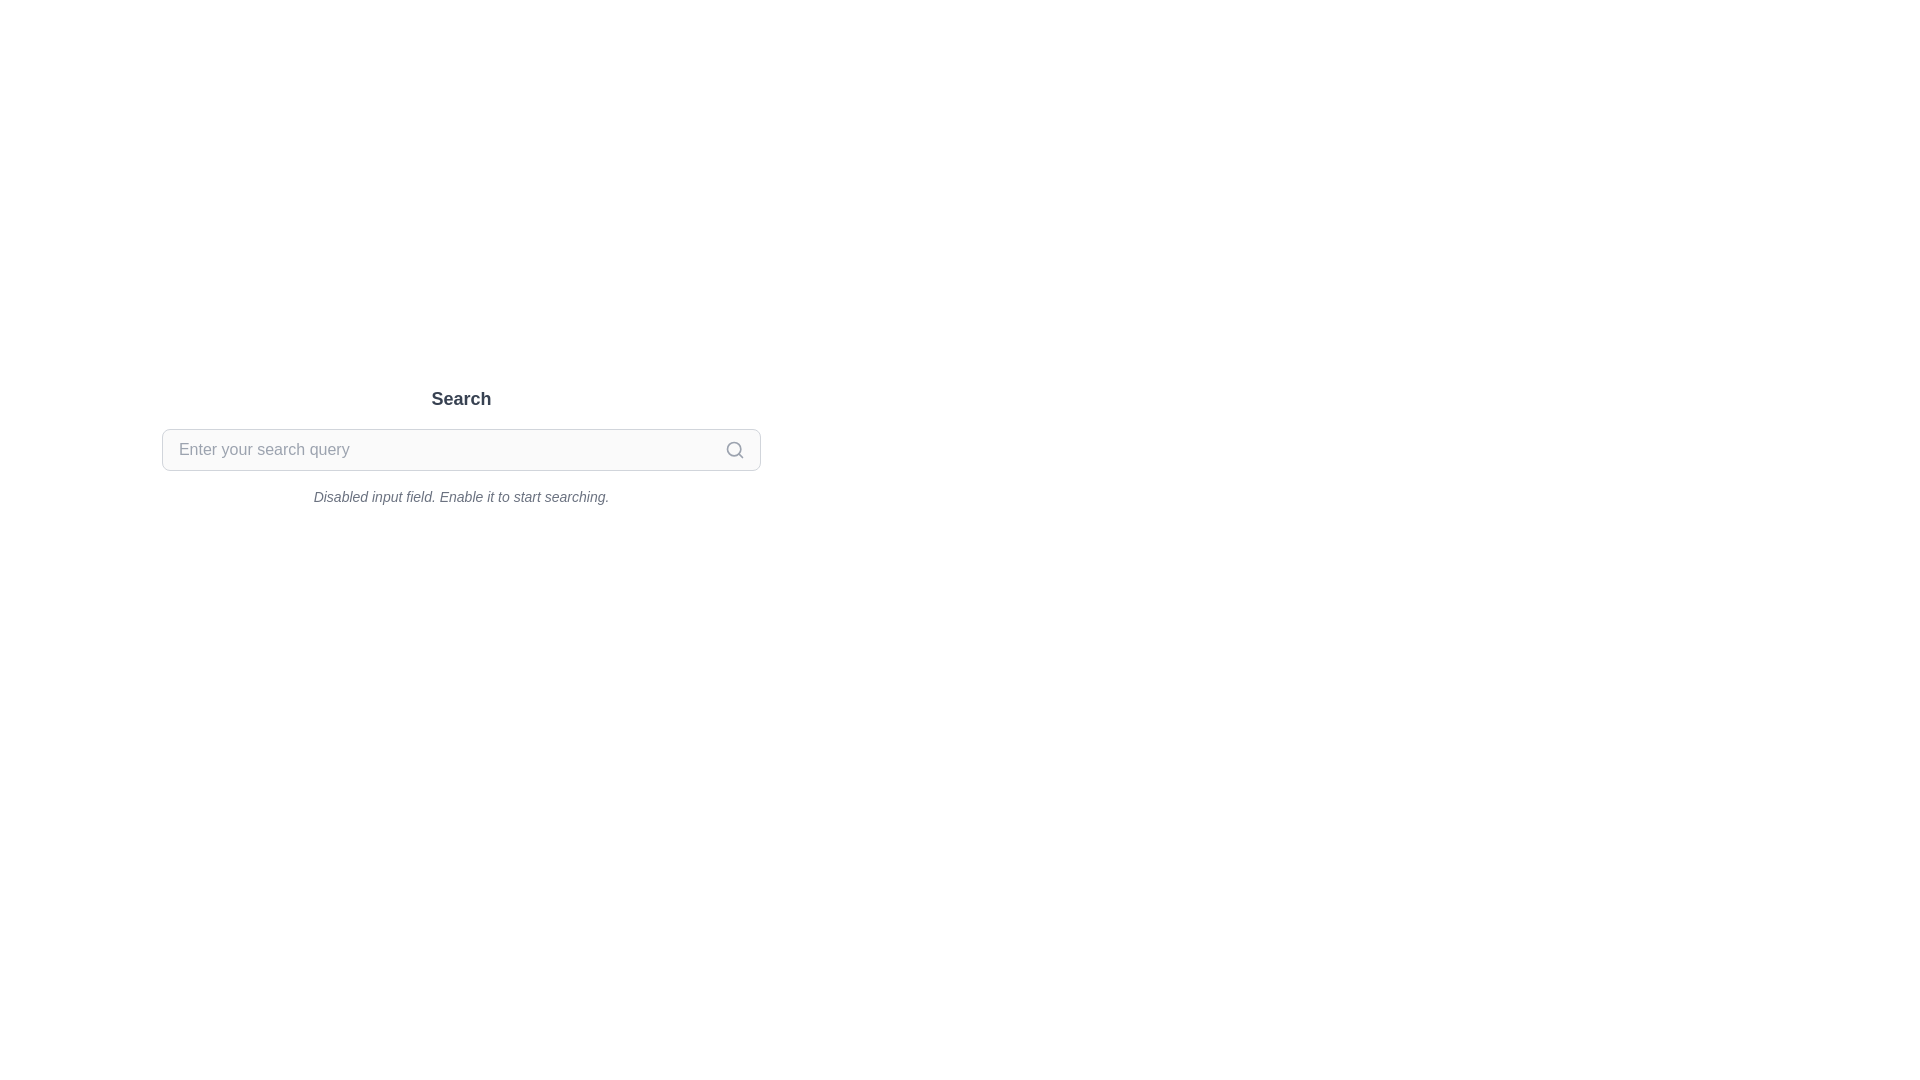  Describe the element at coordinates (734, 450) in the screenshot. I see `the magnifying glass icon representing the search feature, which is positioned on the far right of the search input field below the title labeled 'Search'` at that location.